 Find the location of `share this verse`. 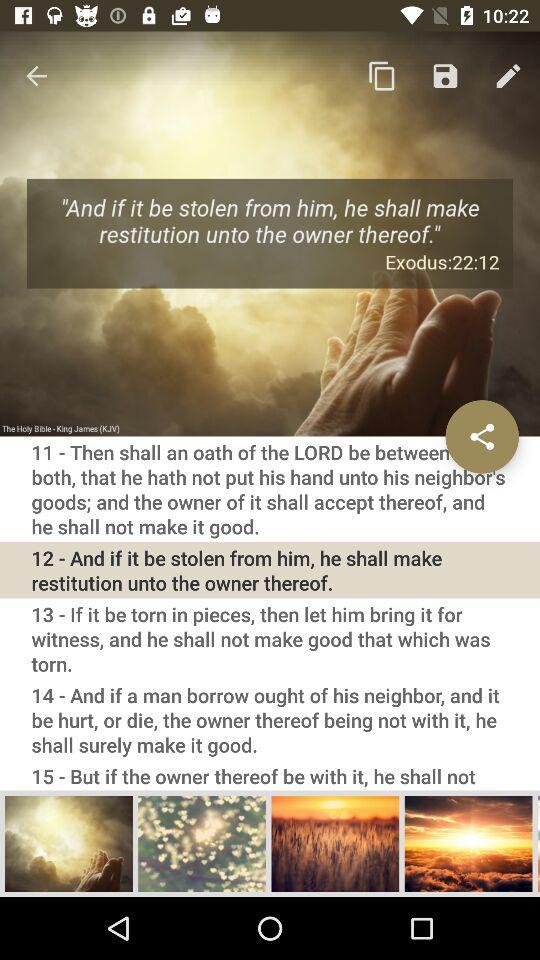

share this verse is located at coordinates (481, 436).